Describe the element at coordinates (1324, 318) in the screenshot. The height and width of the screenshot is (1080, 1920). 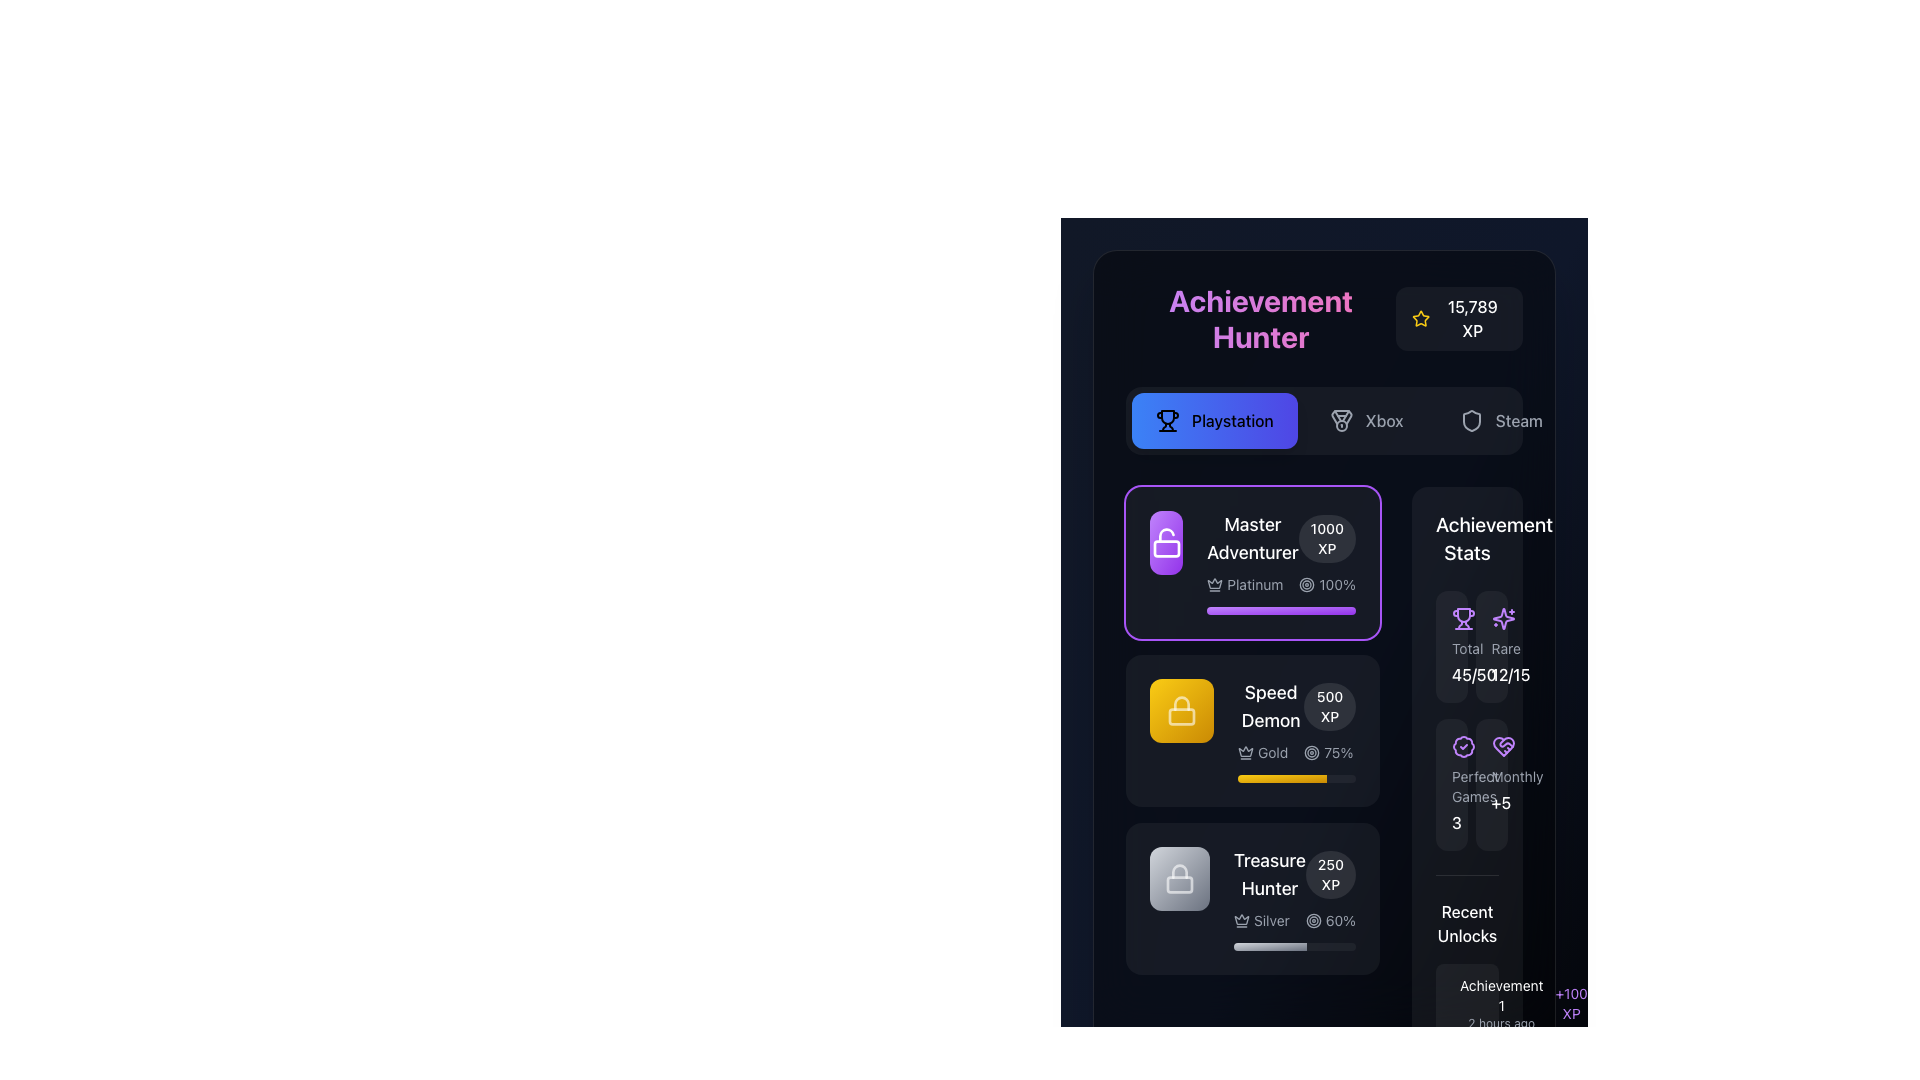
I see `text in the Heading with additional information block that summarizes the user's achievements and XP` at that location.